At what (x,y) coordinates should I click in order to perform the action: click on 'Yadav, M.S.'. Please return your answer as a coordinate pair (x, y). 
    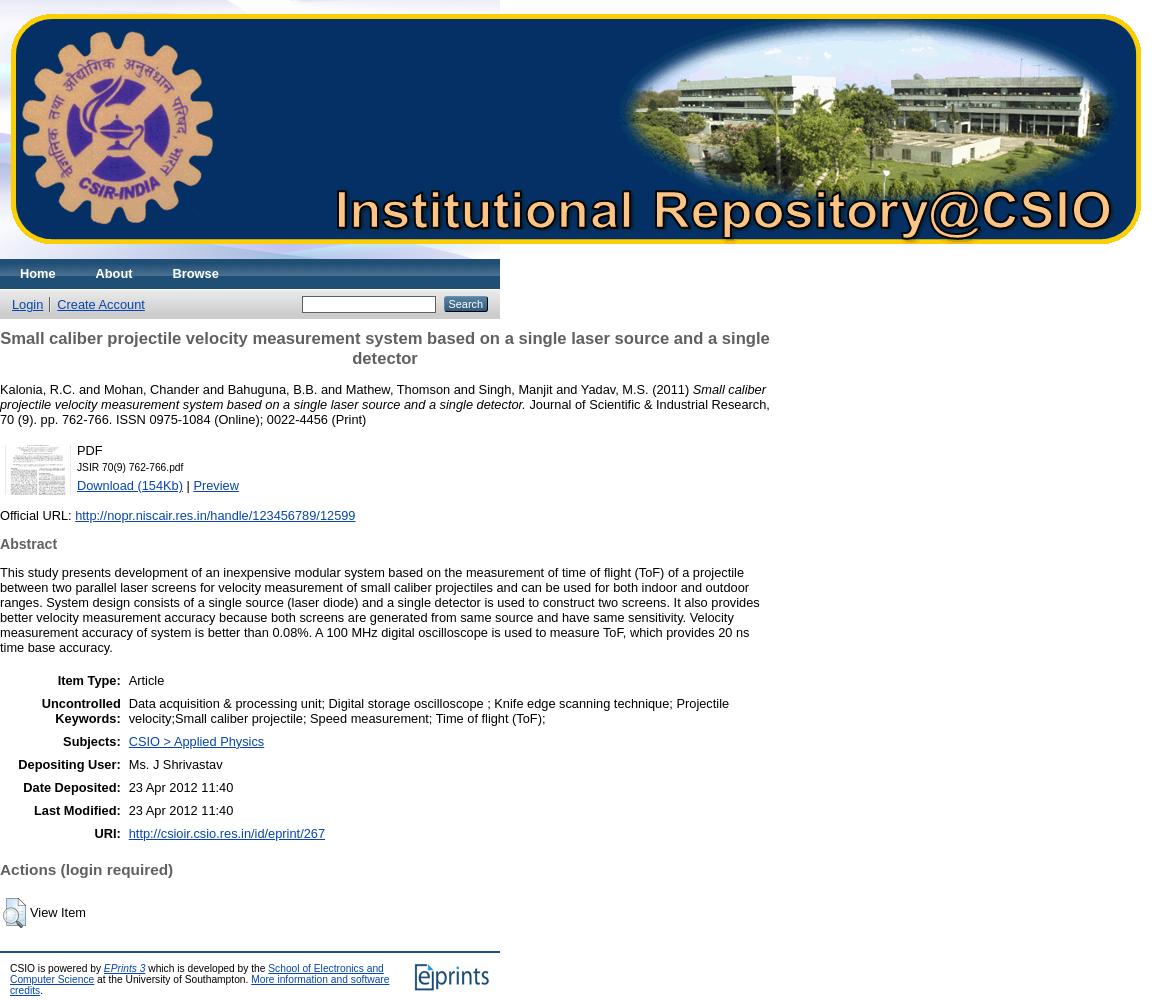
    Looking at the image, I should click on (613, 388).